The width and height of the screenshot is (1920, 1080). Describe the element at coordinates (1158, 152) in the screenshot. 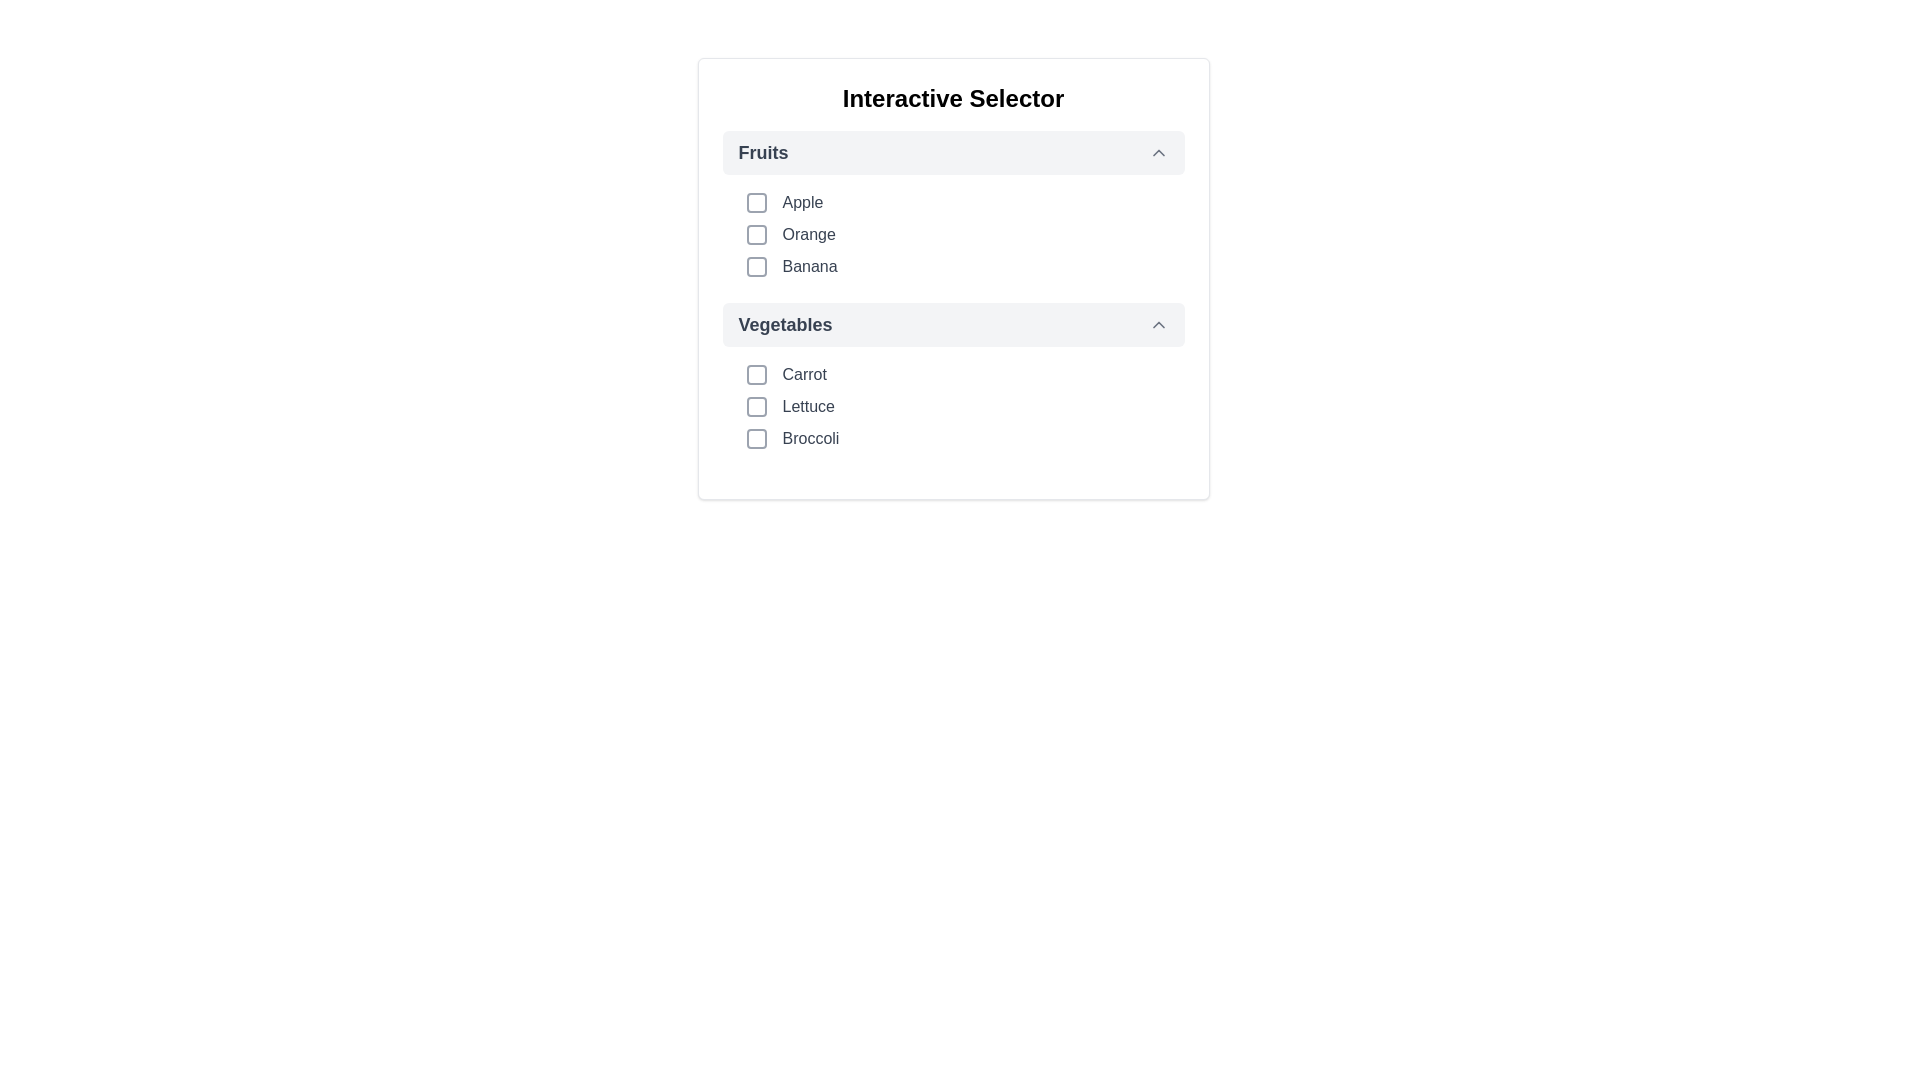

I see `the chevron-up icon located on the right-hand side of the 'Fruits' label` at that location.